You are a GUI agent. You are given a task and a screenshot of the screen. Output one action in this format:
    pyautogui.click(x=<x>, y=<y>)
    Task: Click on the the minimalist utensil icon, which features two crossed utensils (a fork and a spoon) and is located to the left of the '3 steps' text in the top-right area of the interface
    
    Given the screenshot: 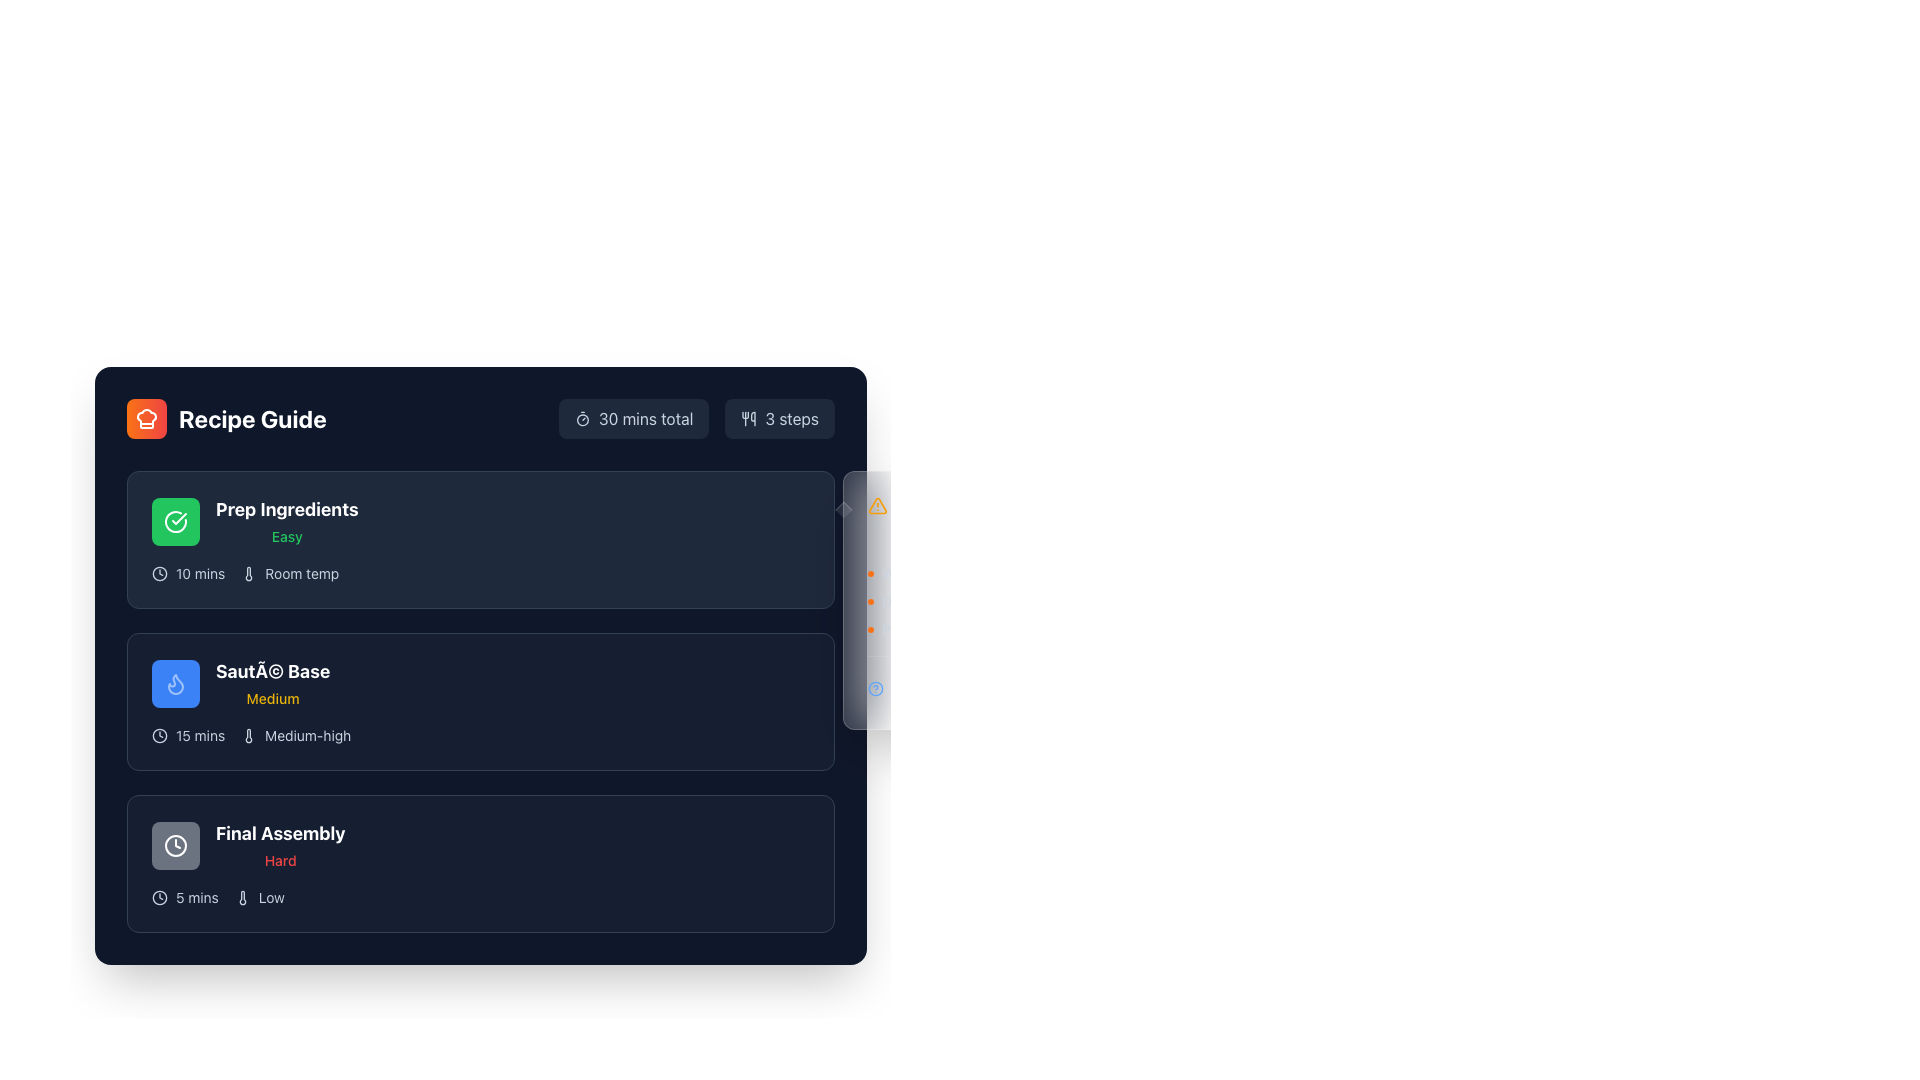 What is the action you would take?
    pyautogui.click(x=748, y=418)
    